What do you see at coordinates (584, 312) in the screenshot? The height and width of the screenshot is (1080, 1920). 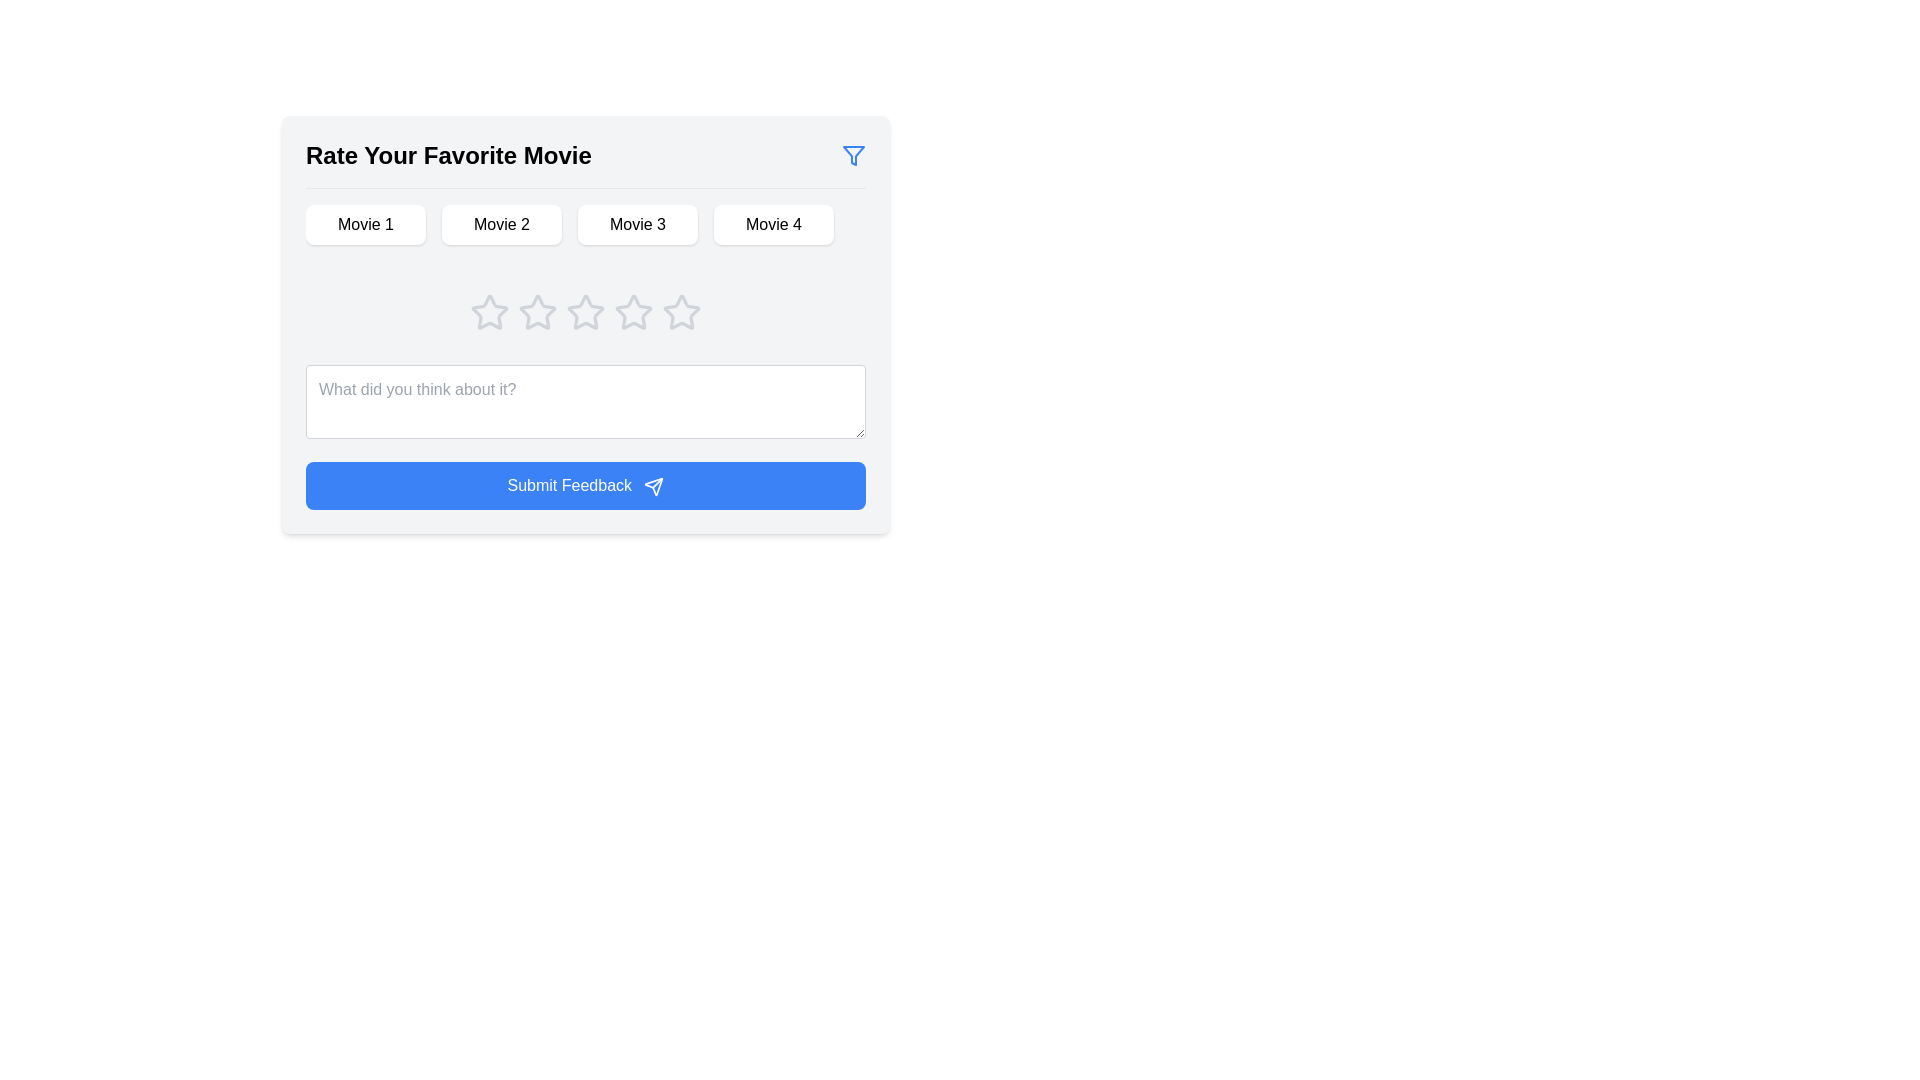 I see `the second star-shaped rating icon with a hollow center, which is light gray in color, located directly below the 'Rate Your Favorite Movie' label` at bounding box center [584, 312].